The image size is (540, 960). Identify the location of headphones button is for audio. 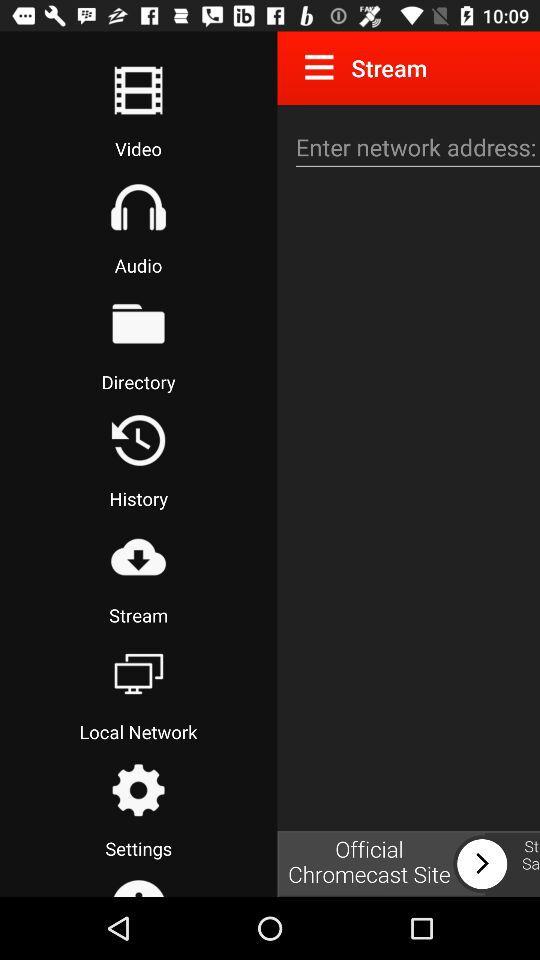
(137, 207).